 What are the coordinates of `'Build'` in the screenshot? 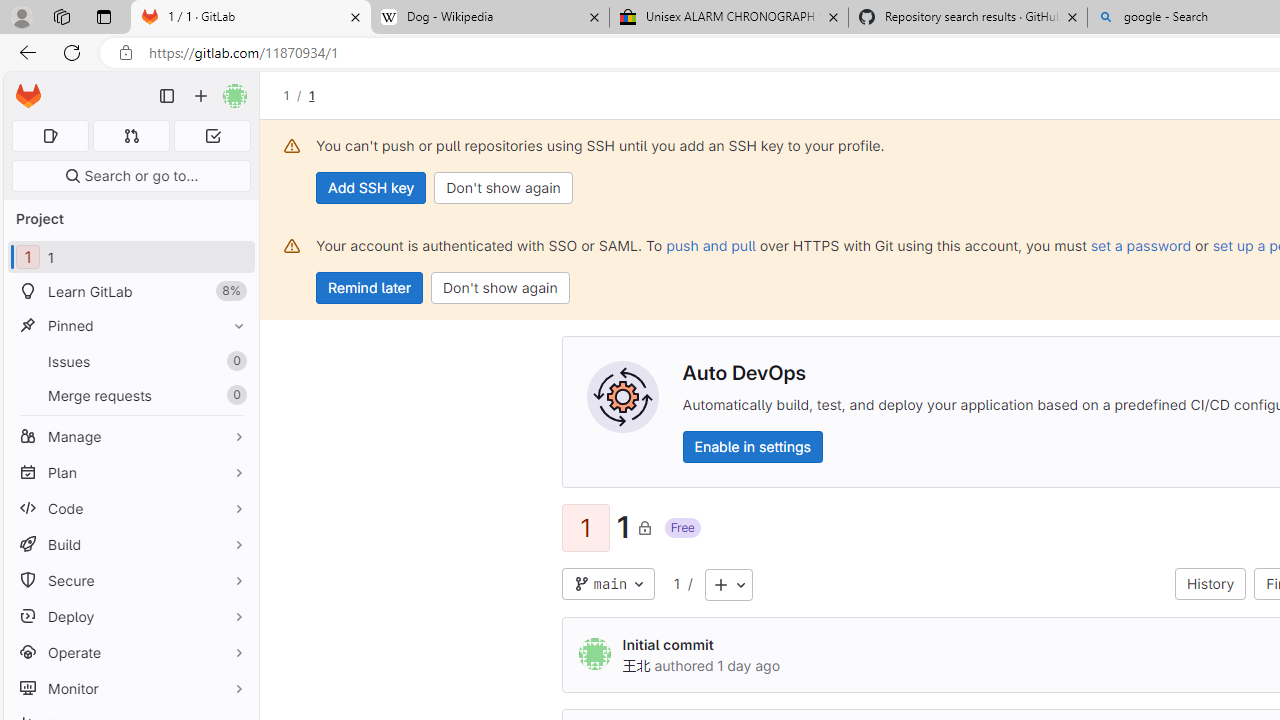 It's located at (130, 544).